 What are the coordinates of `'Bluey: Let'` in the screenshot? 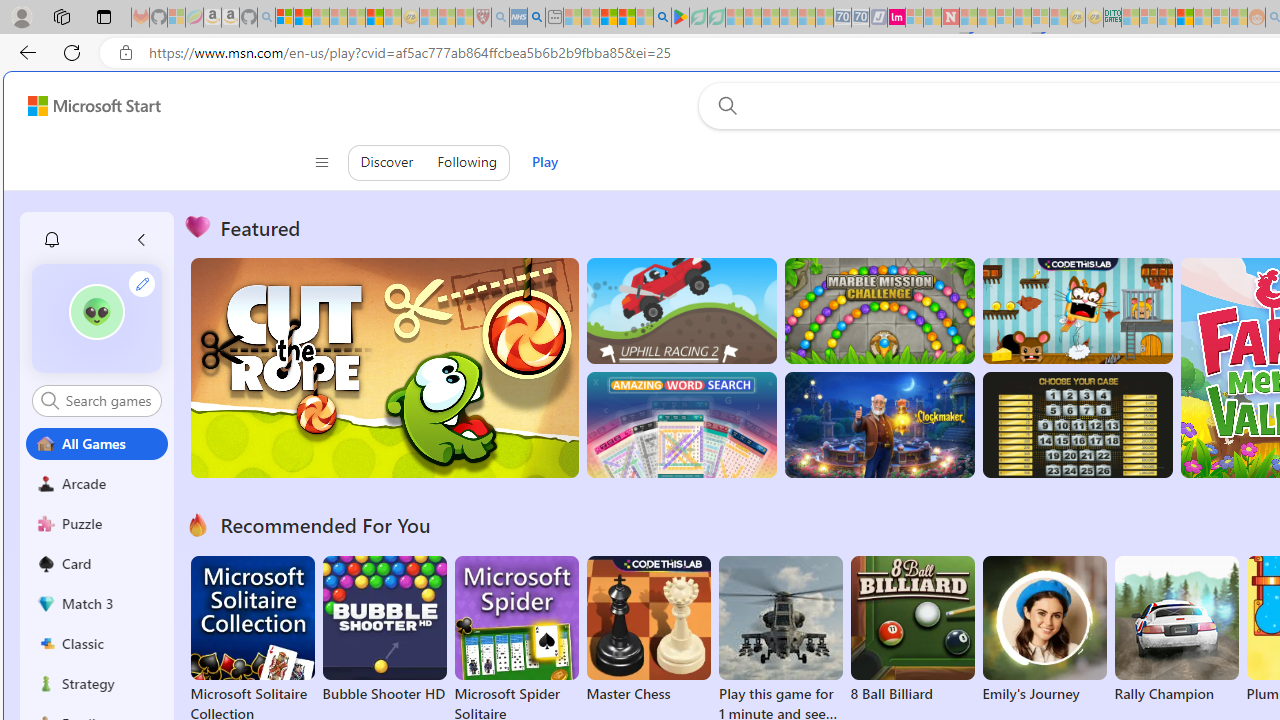 It's located at (680, 17).